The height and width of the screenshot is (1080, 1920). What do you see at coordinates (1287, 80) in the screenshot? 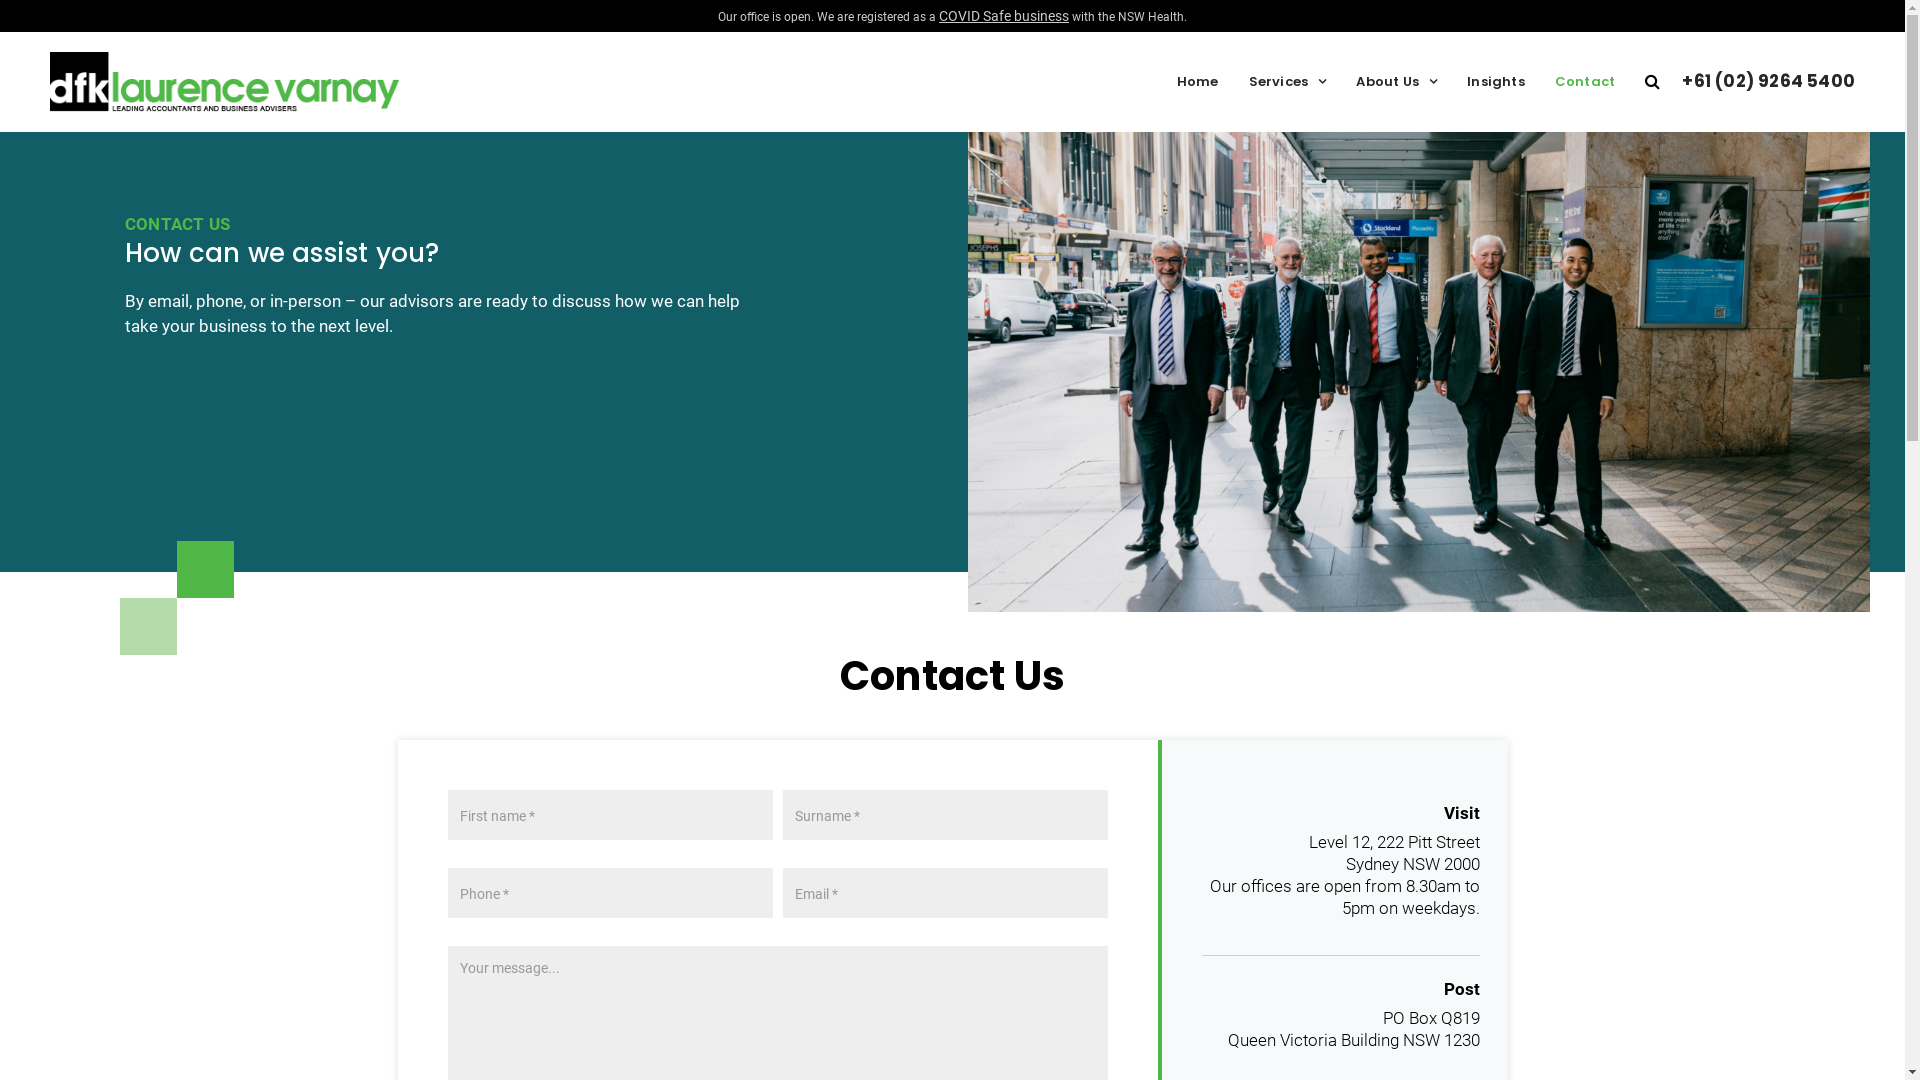
I see `'Services'` at bounding box center [1287, 80].